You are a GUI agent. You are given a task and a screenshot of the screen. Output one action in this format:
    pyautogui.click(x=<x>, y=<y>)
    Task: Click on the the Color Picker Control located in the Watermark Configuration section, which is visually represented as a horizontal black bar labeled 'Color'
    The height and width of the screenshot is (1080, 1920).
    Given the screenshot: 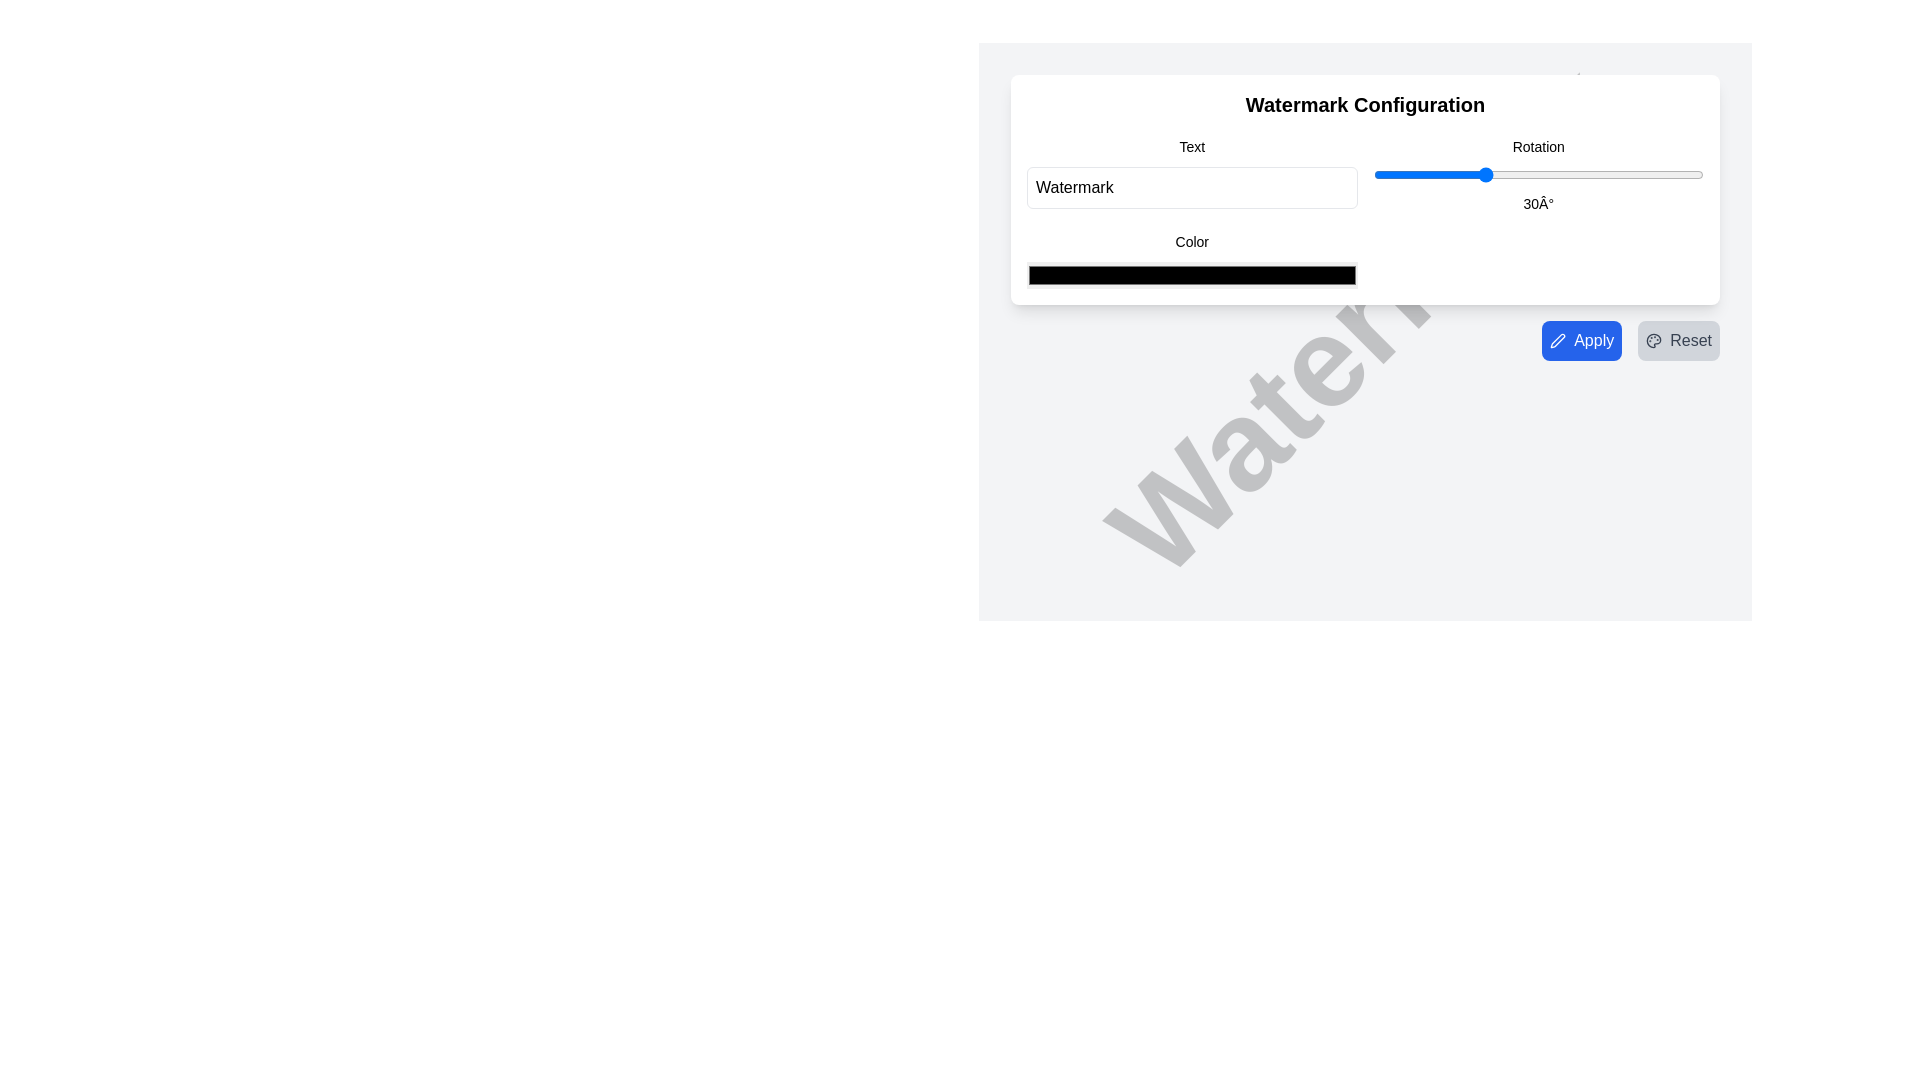 What is the action you would take?
    pyautogui.click(x=1192, y=258)
    